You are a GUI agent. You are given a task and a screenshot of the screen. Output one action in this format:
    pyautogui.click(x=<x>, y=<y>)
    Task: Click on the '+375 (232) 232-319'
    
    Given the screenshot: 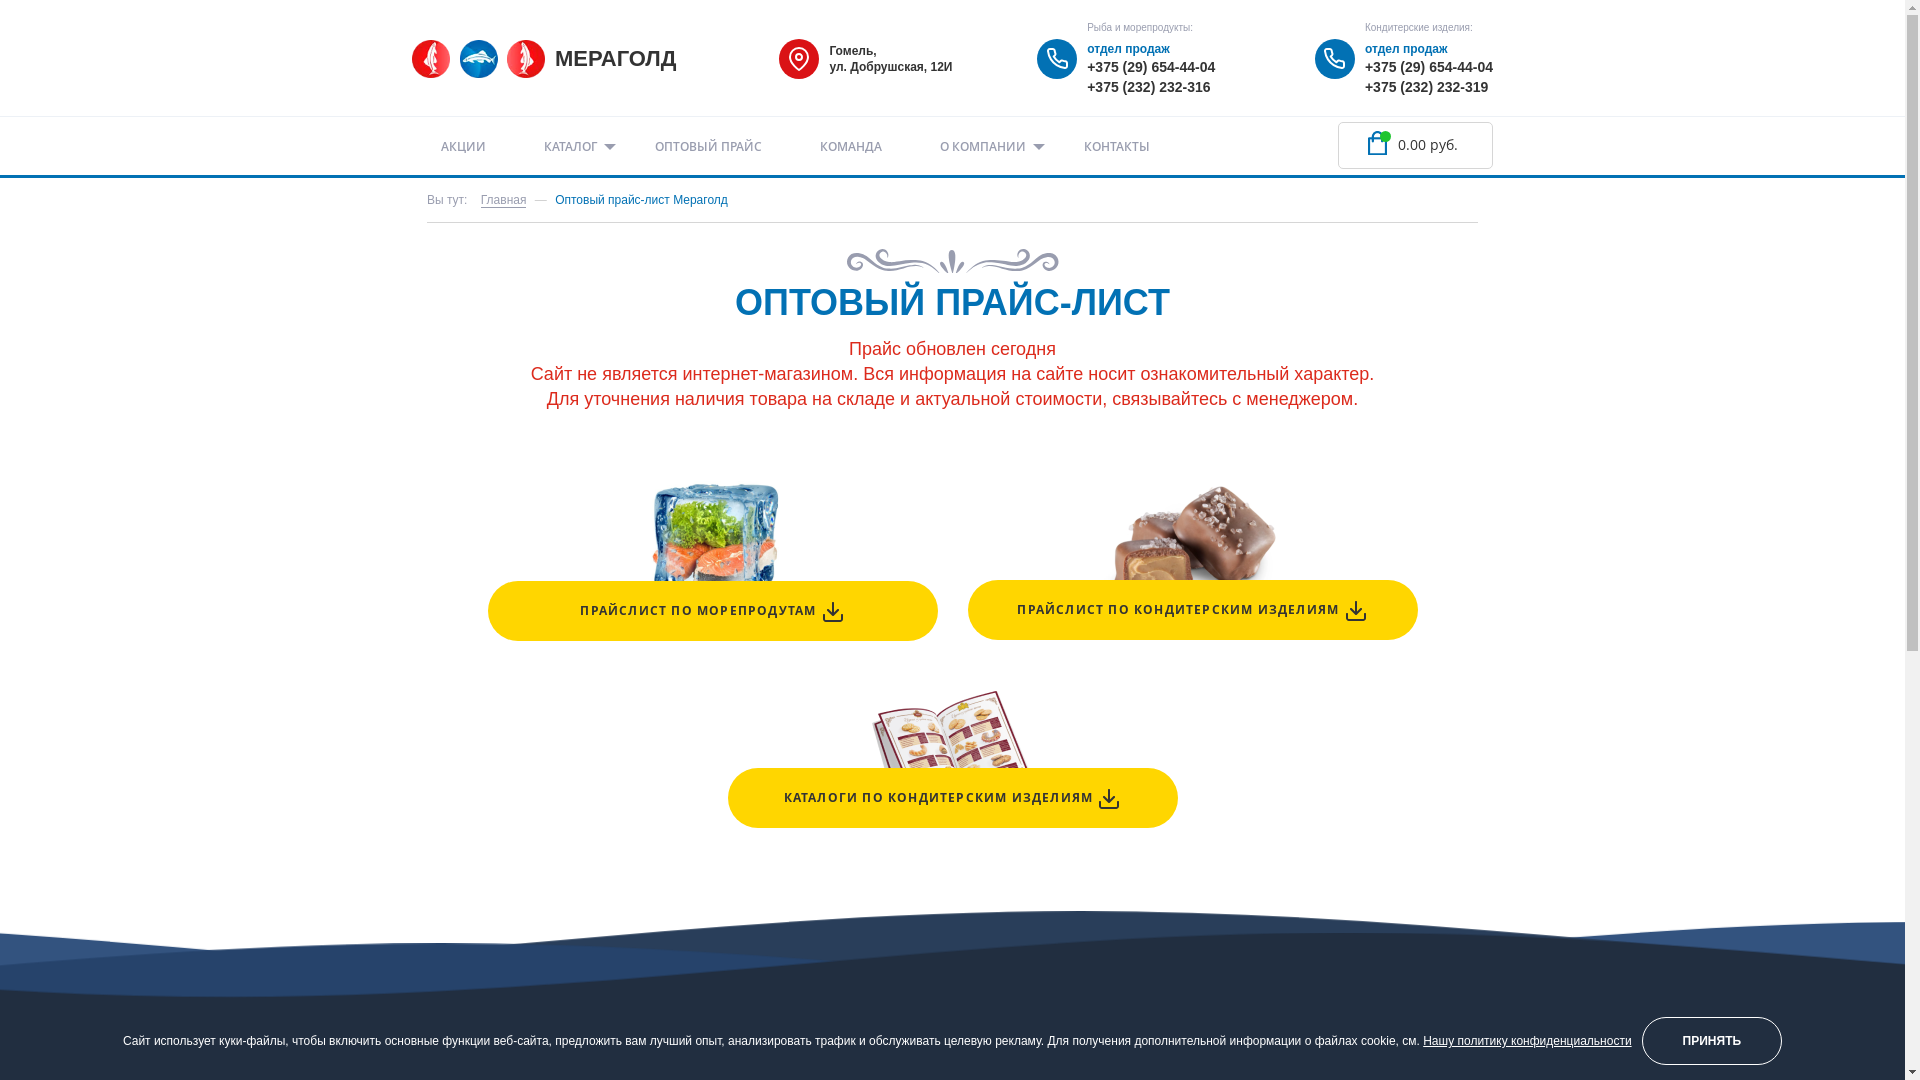 What is the action you would take?
    pyautogui.click(x=1425, y=86)
    